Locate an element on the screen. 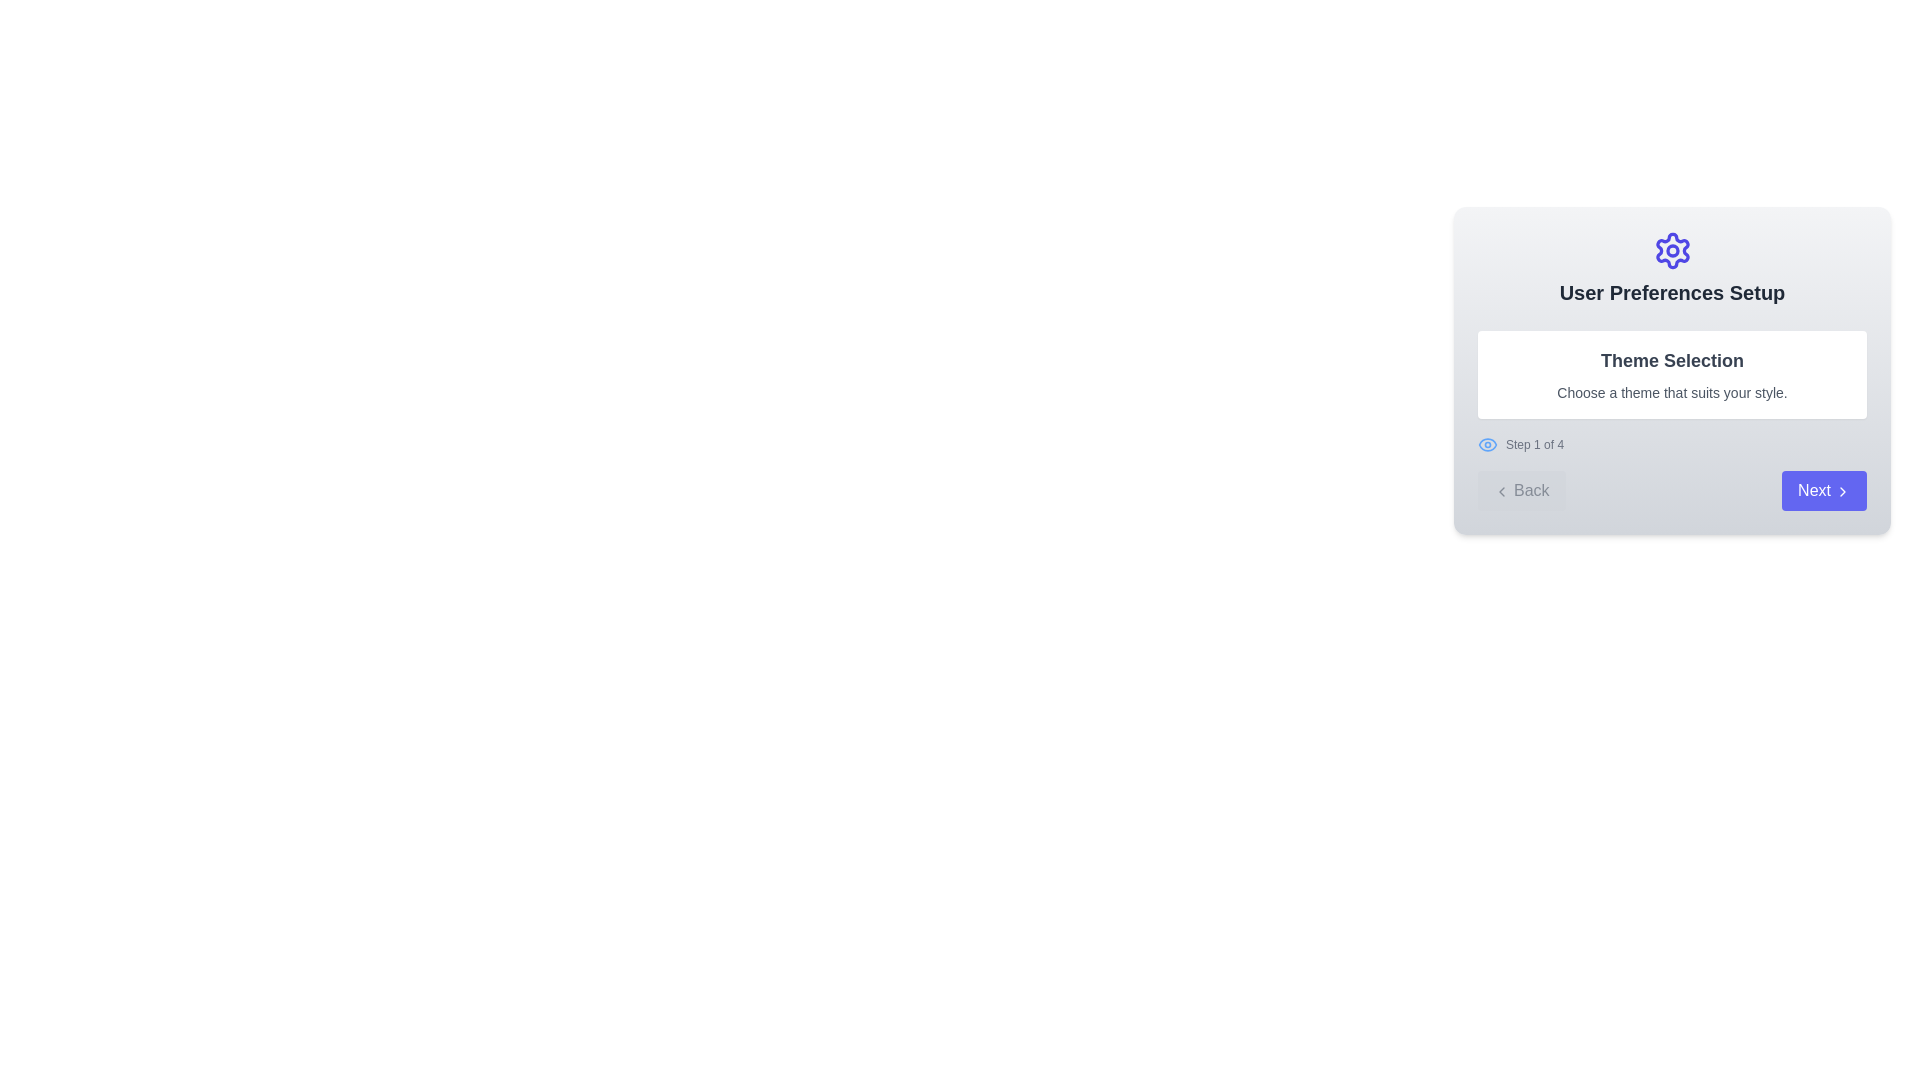 The image size is (1920, 1080). the 'Previous' button located at the bottom-left corner of the 'User Preferences Setup' panel is located at coordinates (1520, 490).